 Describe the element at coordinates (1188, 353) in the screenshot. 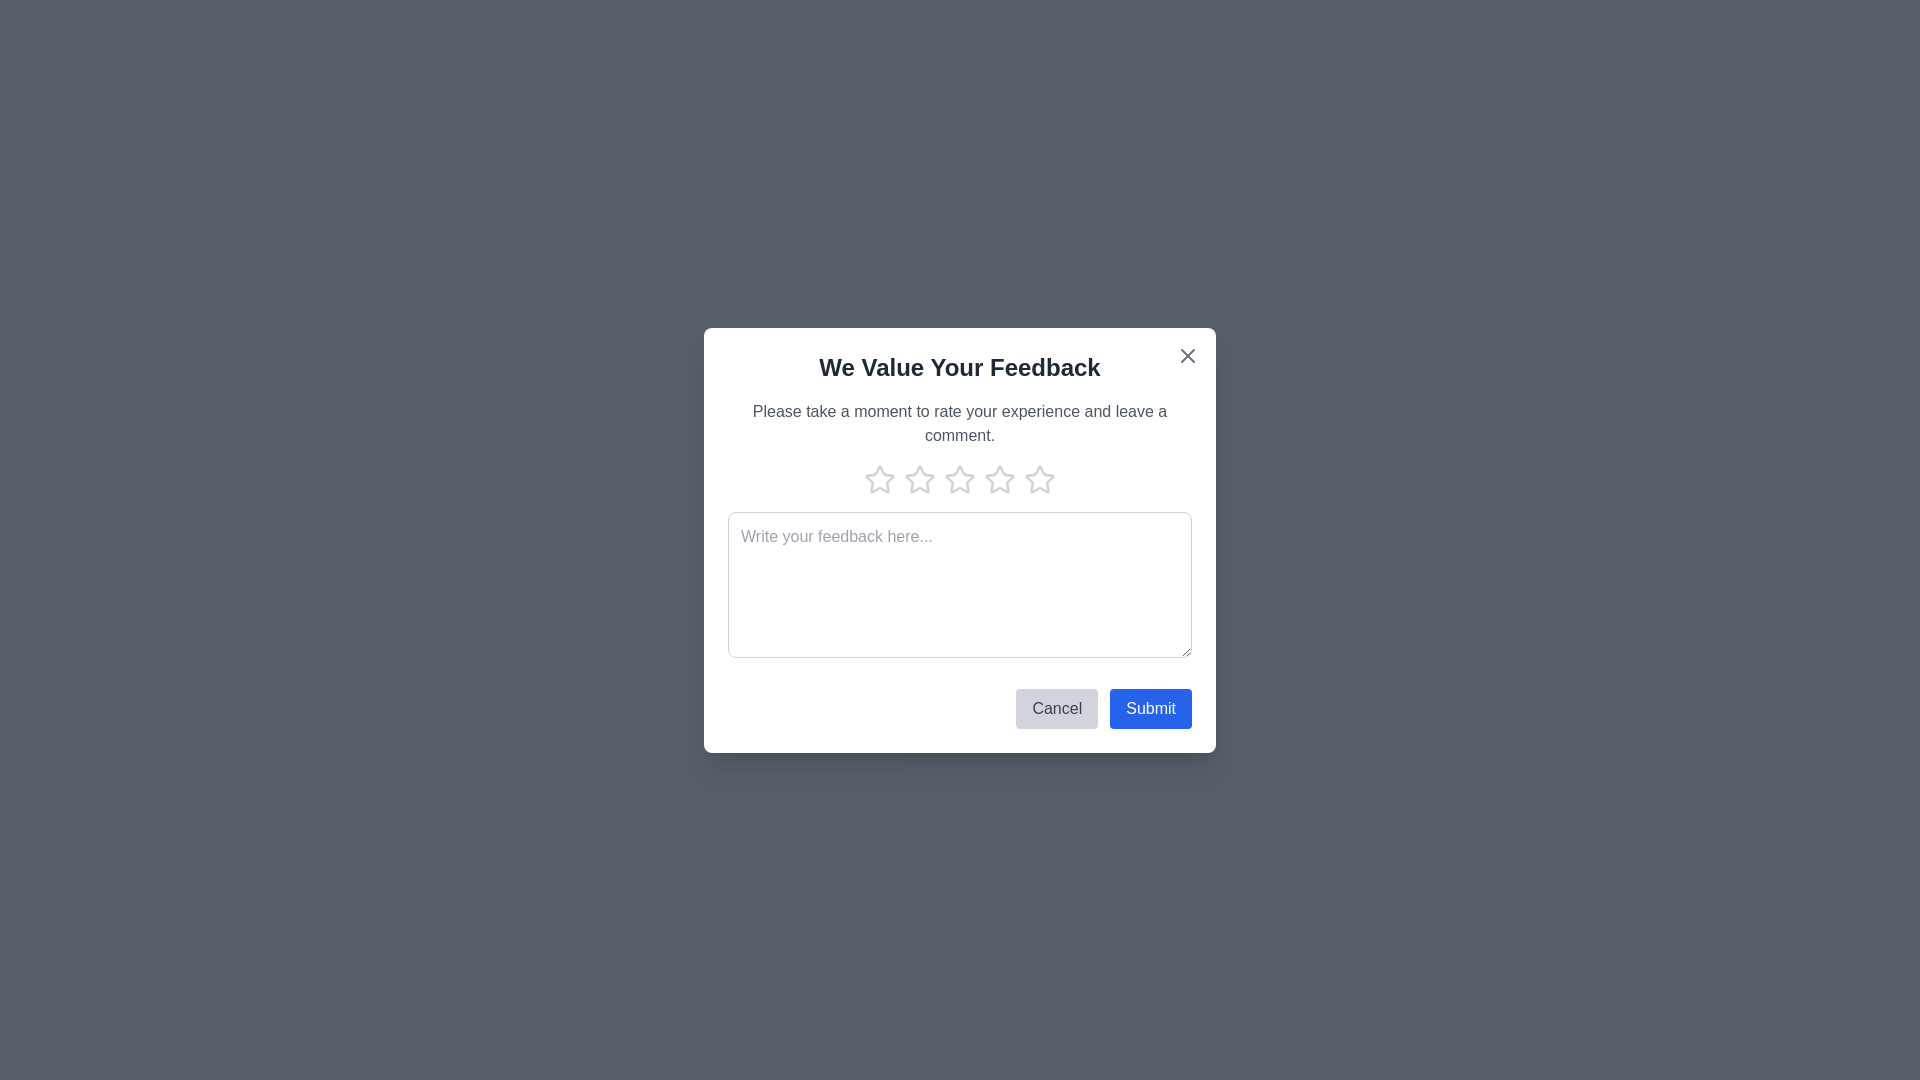

I see `the close button (small 'X' icon) located at the top-right corner of the modal window titled 'We Value Your Feedback'` at that location.